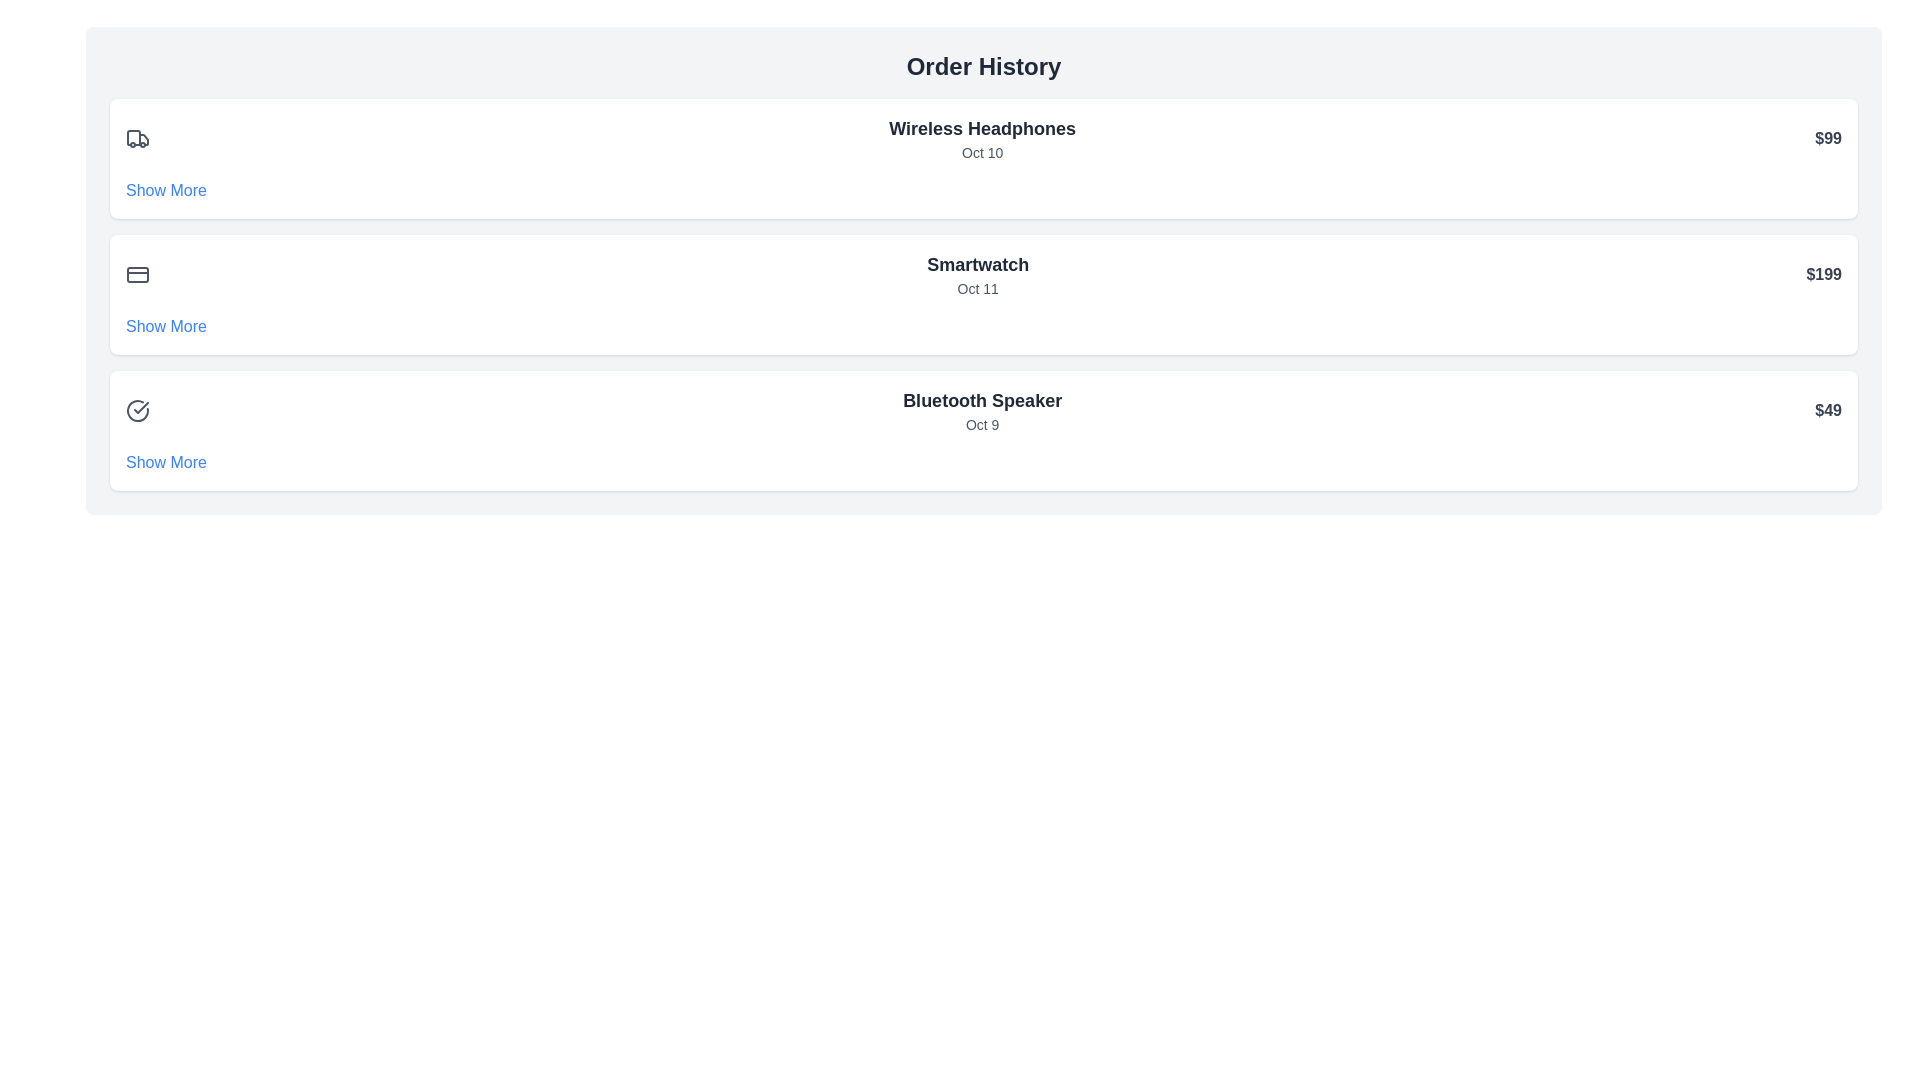 Image resolution: width=1920 pixels, height=1080 pixels. Describe the element at coordinates (137, 137) in the screenshot. I see `the delivery icon located at the leftmost region of the row for 'Wireless Headphones' dated 'Oct 10' priced at '$99'` at that location.